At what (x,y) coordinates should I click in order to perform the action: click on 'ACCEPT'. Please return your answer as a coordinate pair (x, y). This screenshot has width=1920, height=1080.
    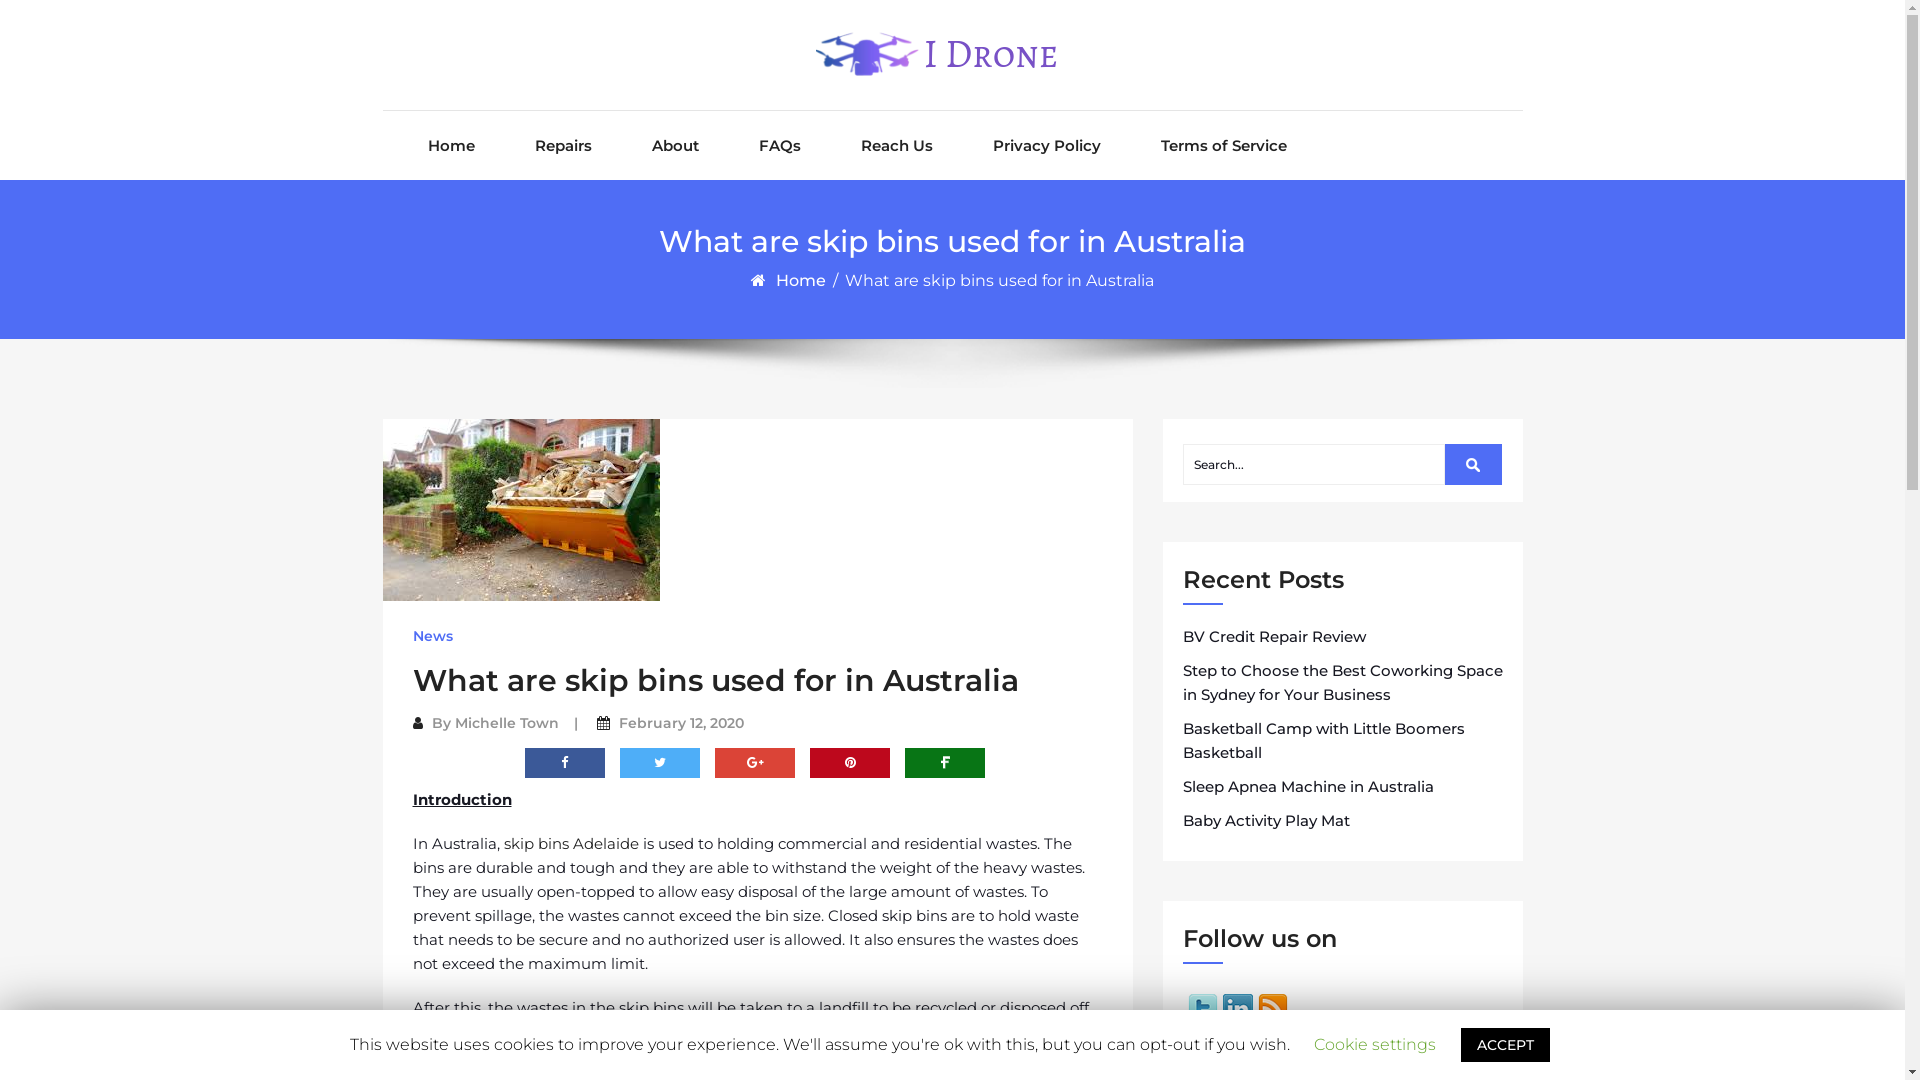
    Looking at the image, I should click on (1460, 1044).